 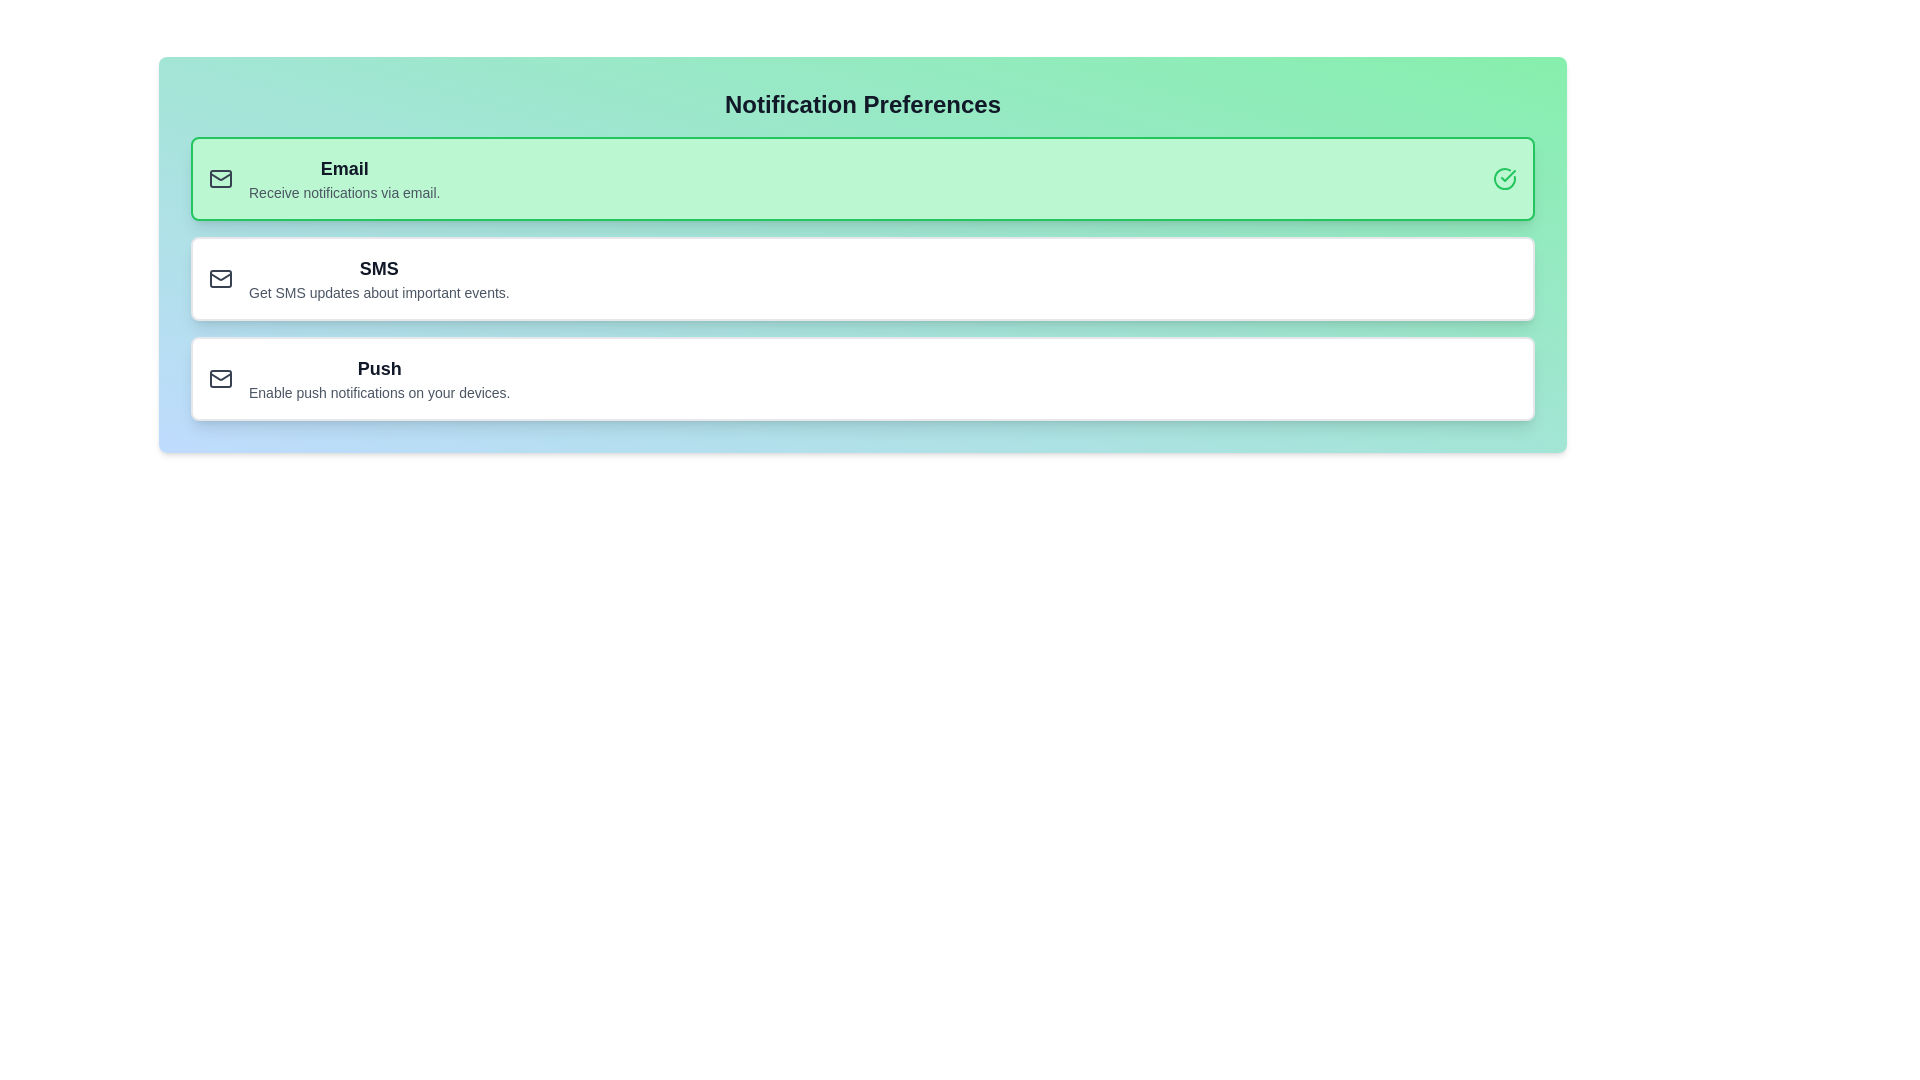 I want to click on the envelope icon representing SMS notification settings, which is located in the second section of the list, to the left of the text 'SMS', so click(x=220, y=278).